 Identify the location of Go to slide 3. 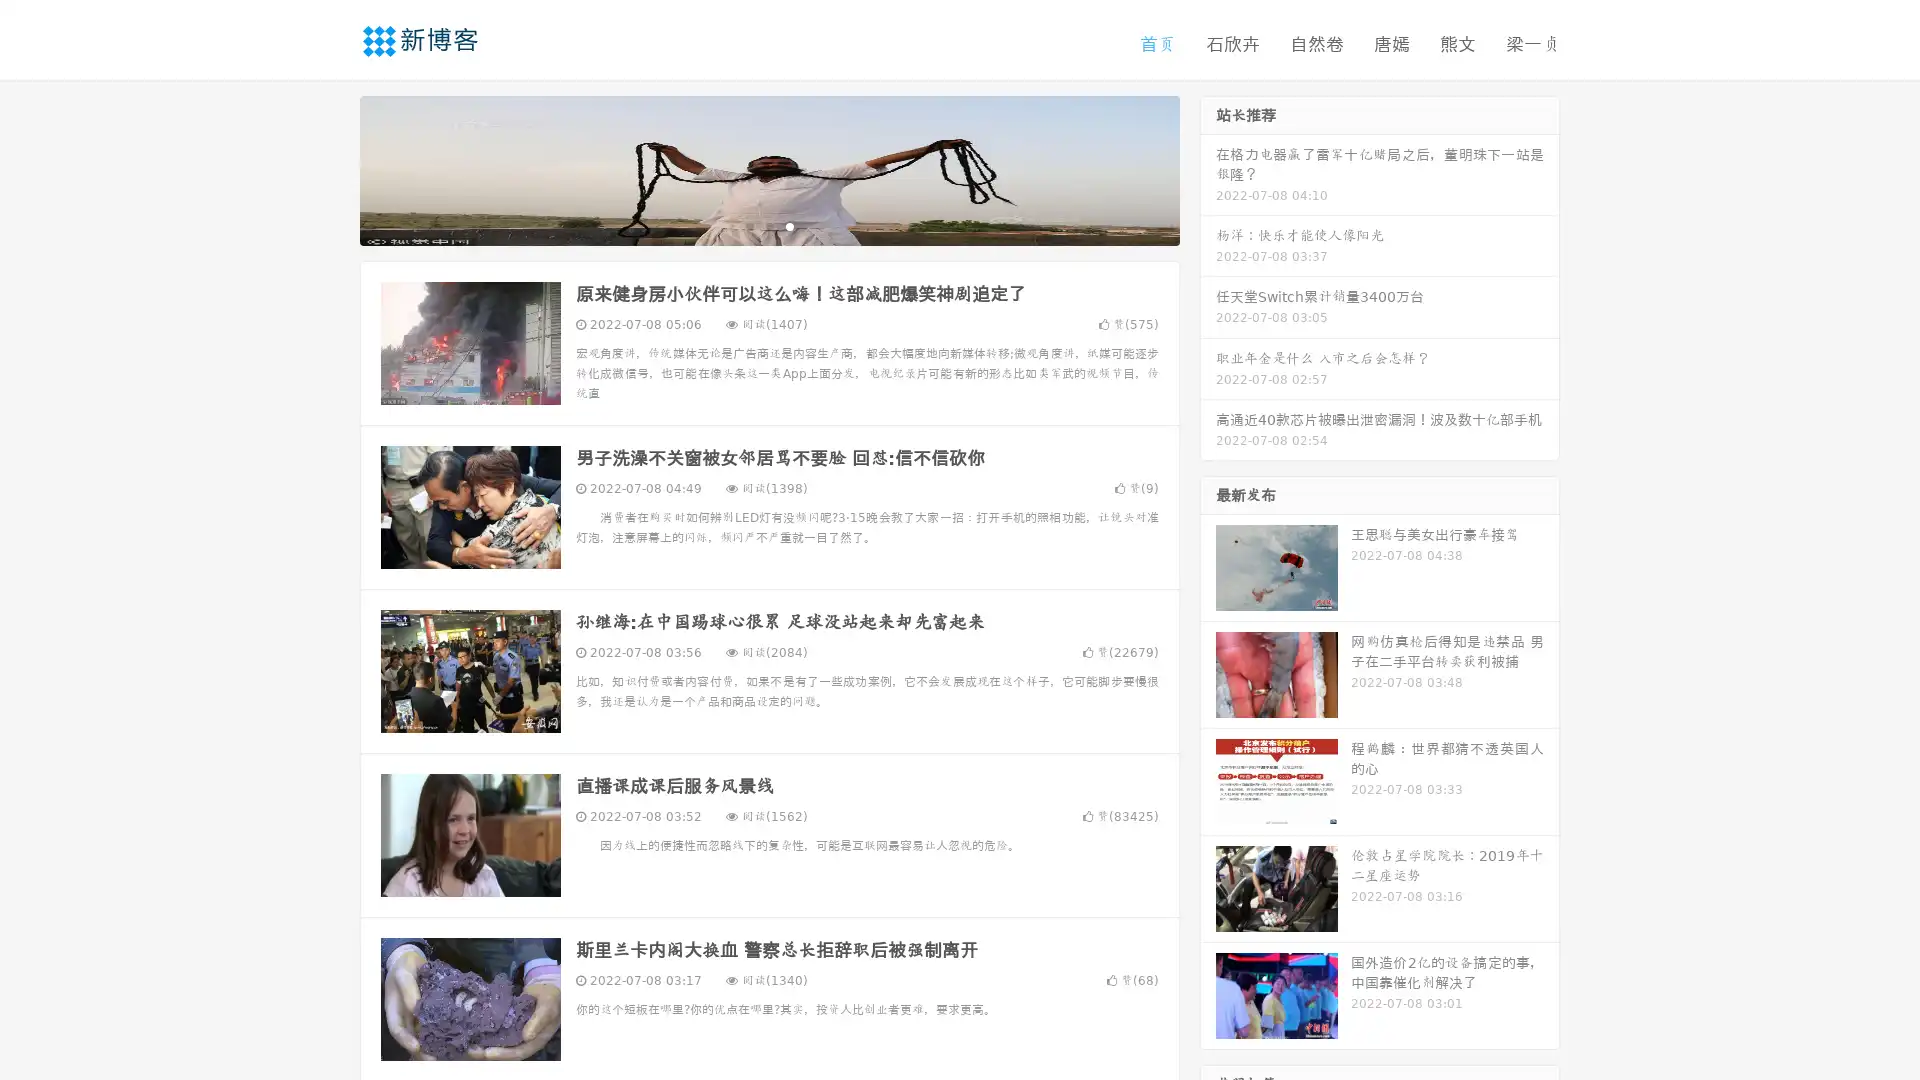
(789, 225).